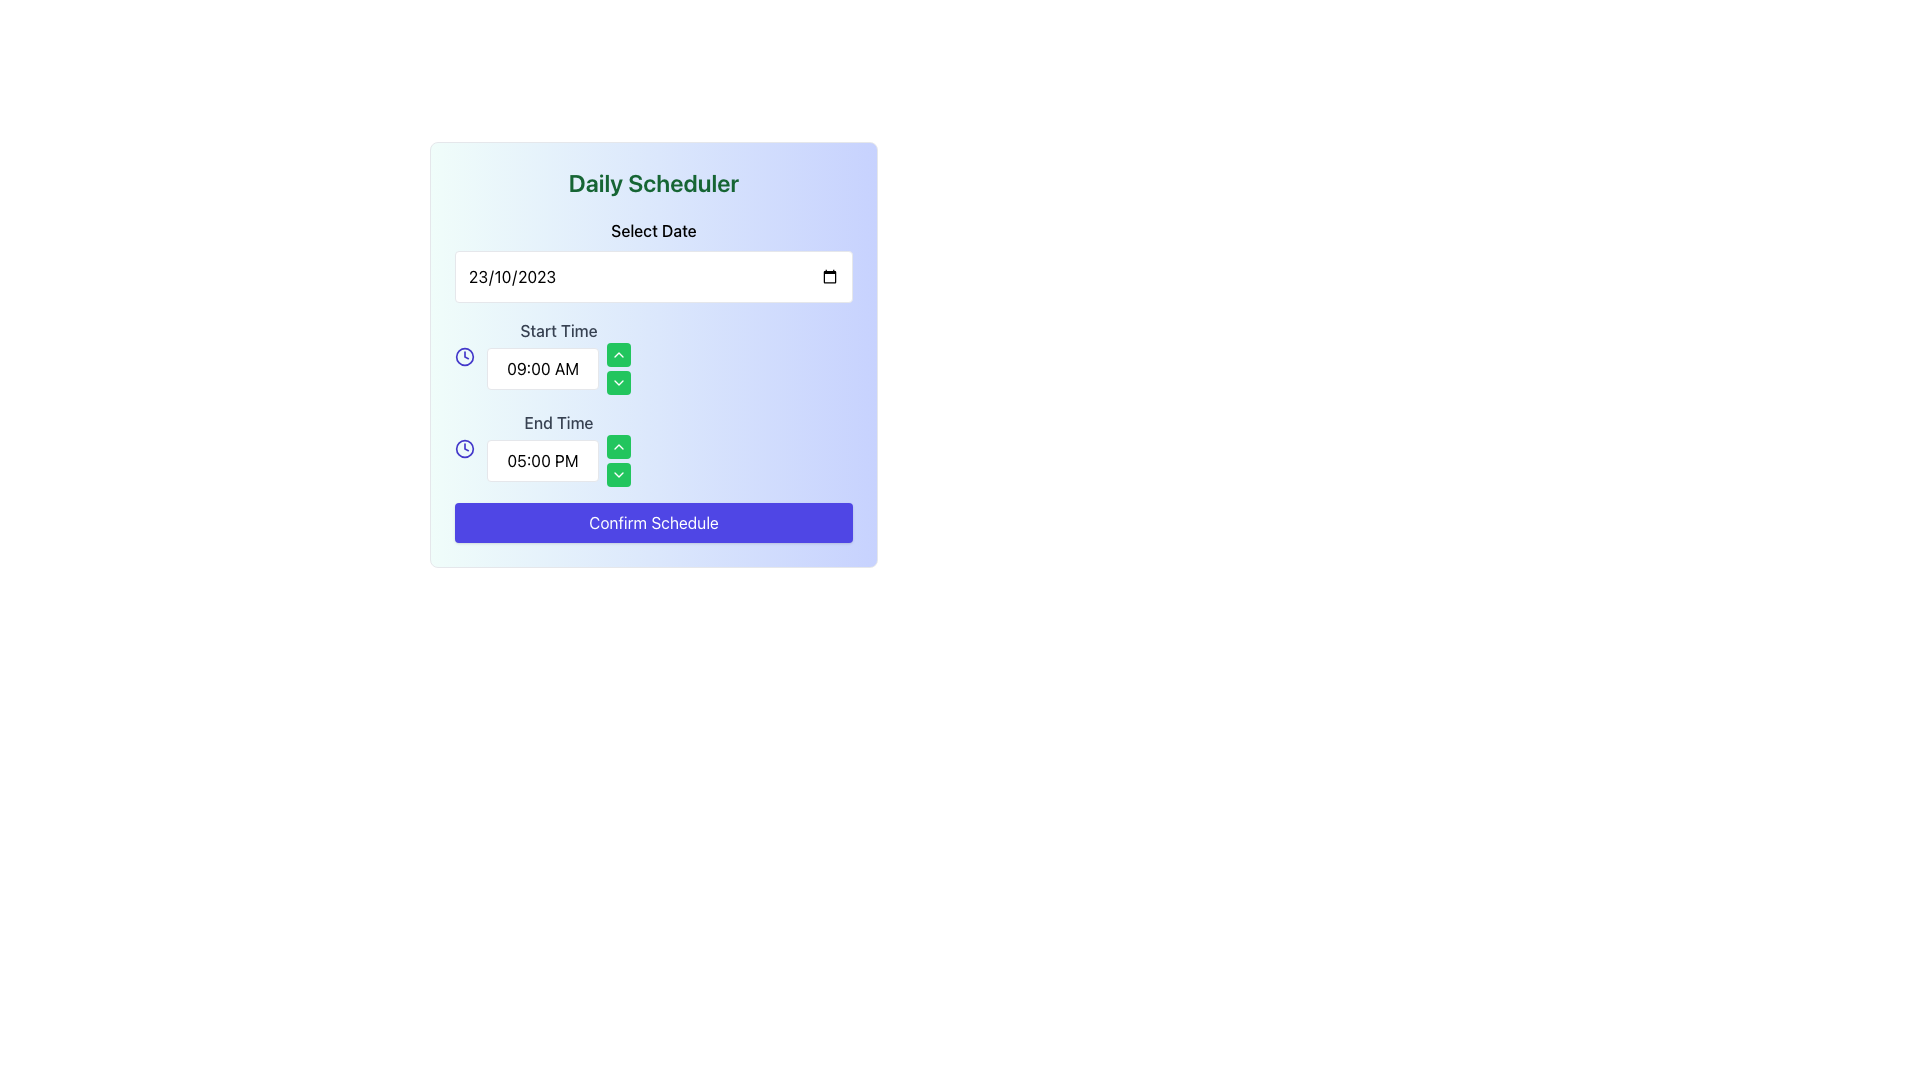  Describe the element at coordinates (558, 422) in the screenshot. I see `the 'End Time' label element, which is styled with medium font weight and gray color, located above the '05:00 PM' input field in the form interface` at that location.